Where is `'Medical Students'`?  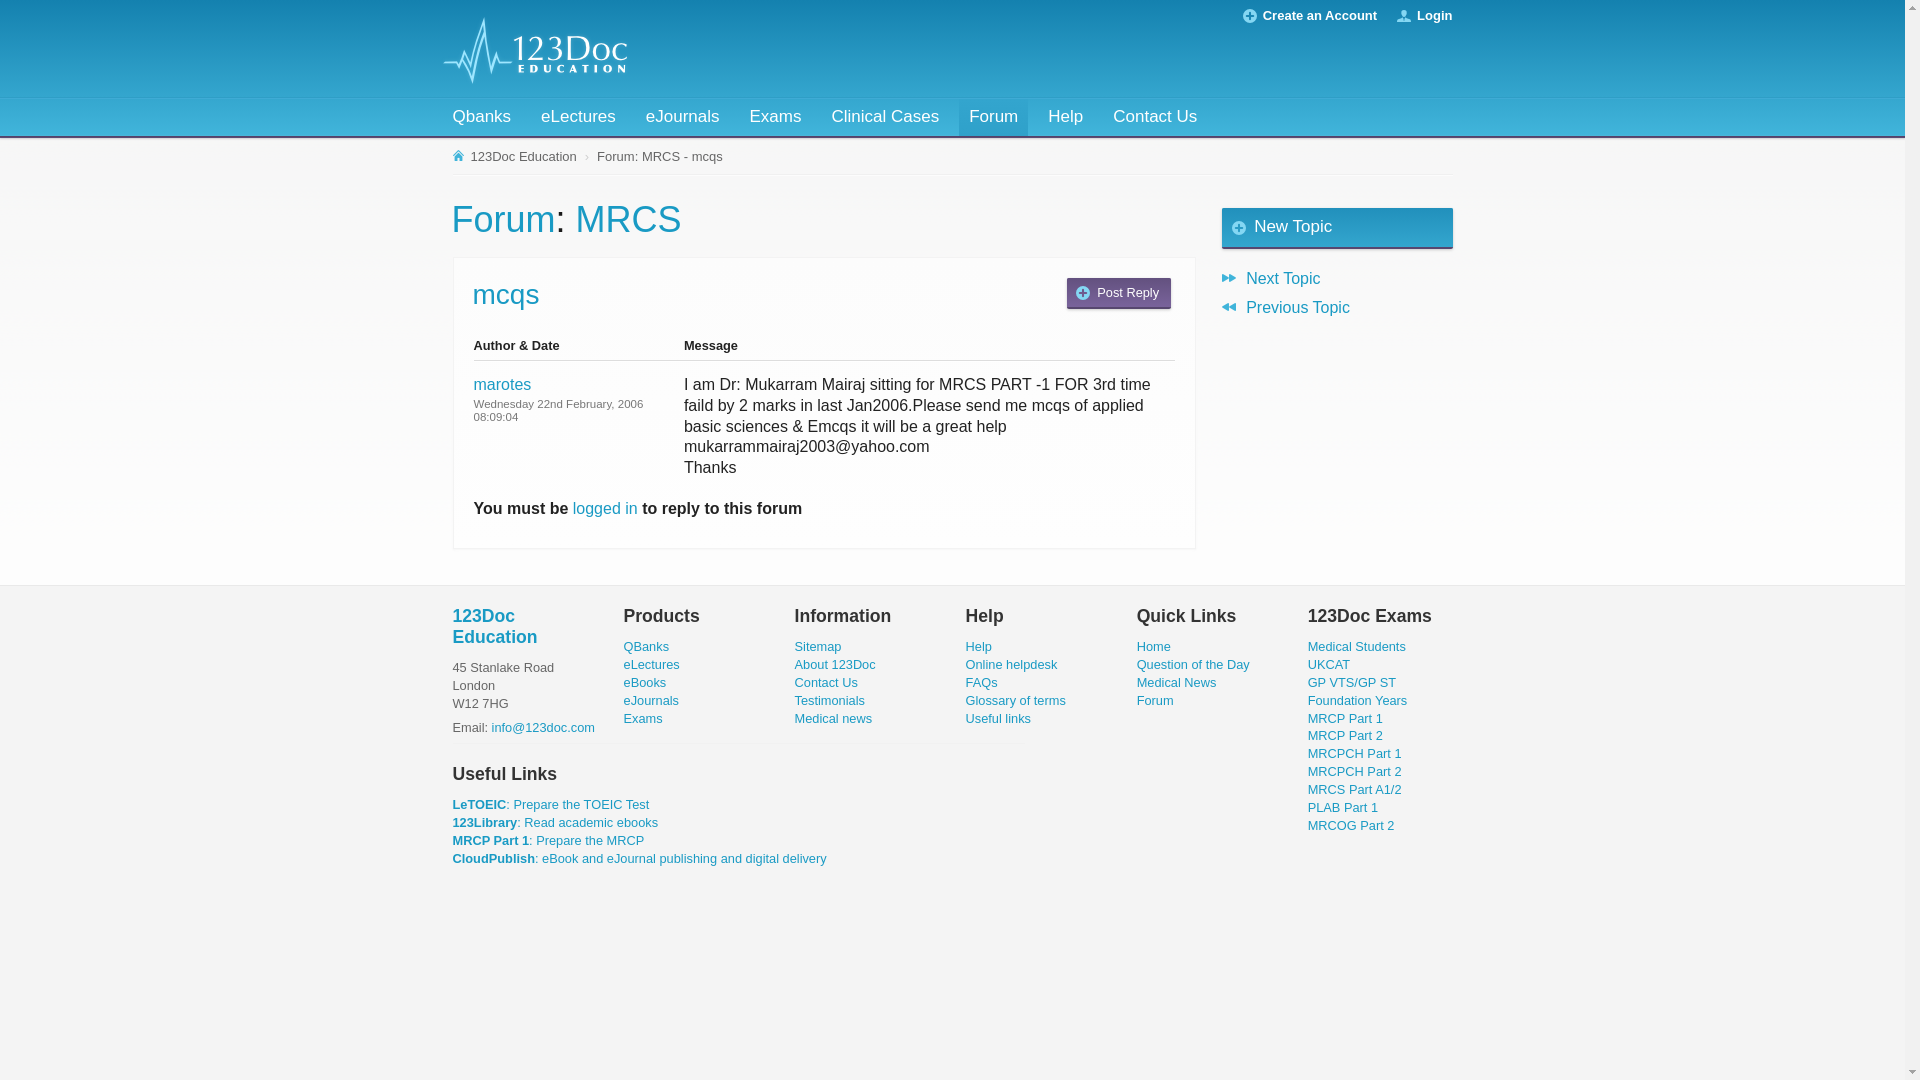
'Medical Students' is located at coordinates (1357, 646).